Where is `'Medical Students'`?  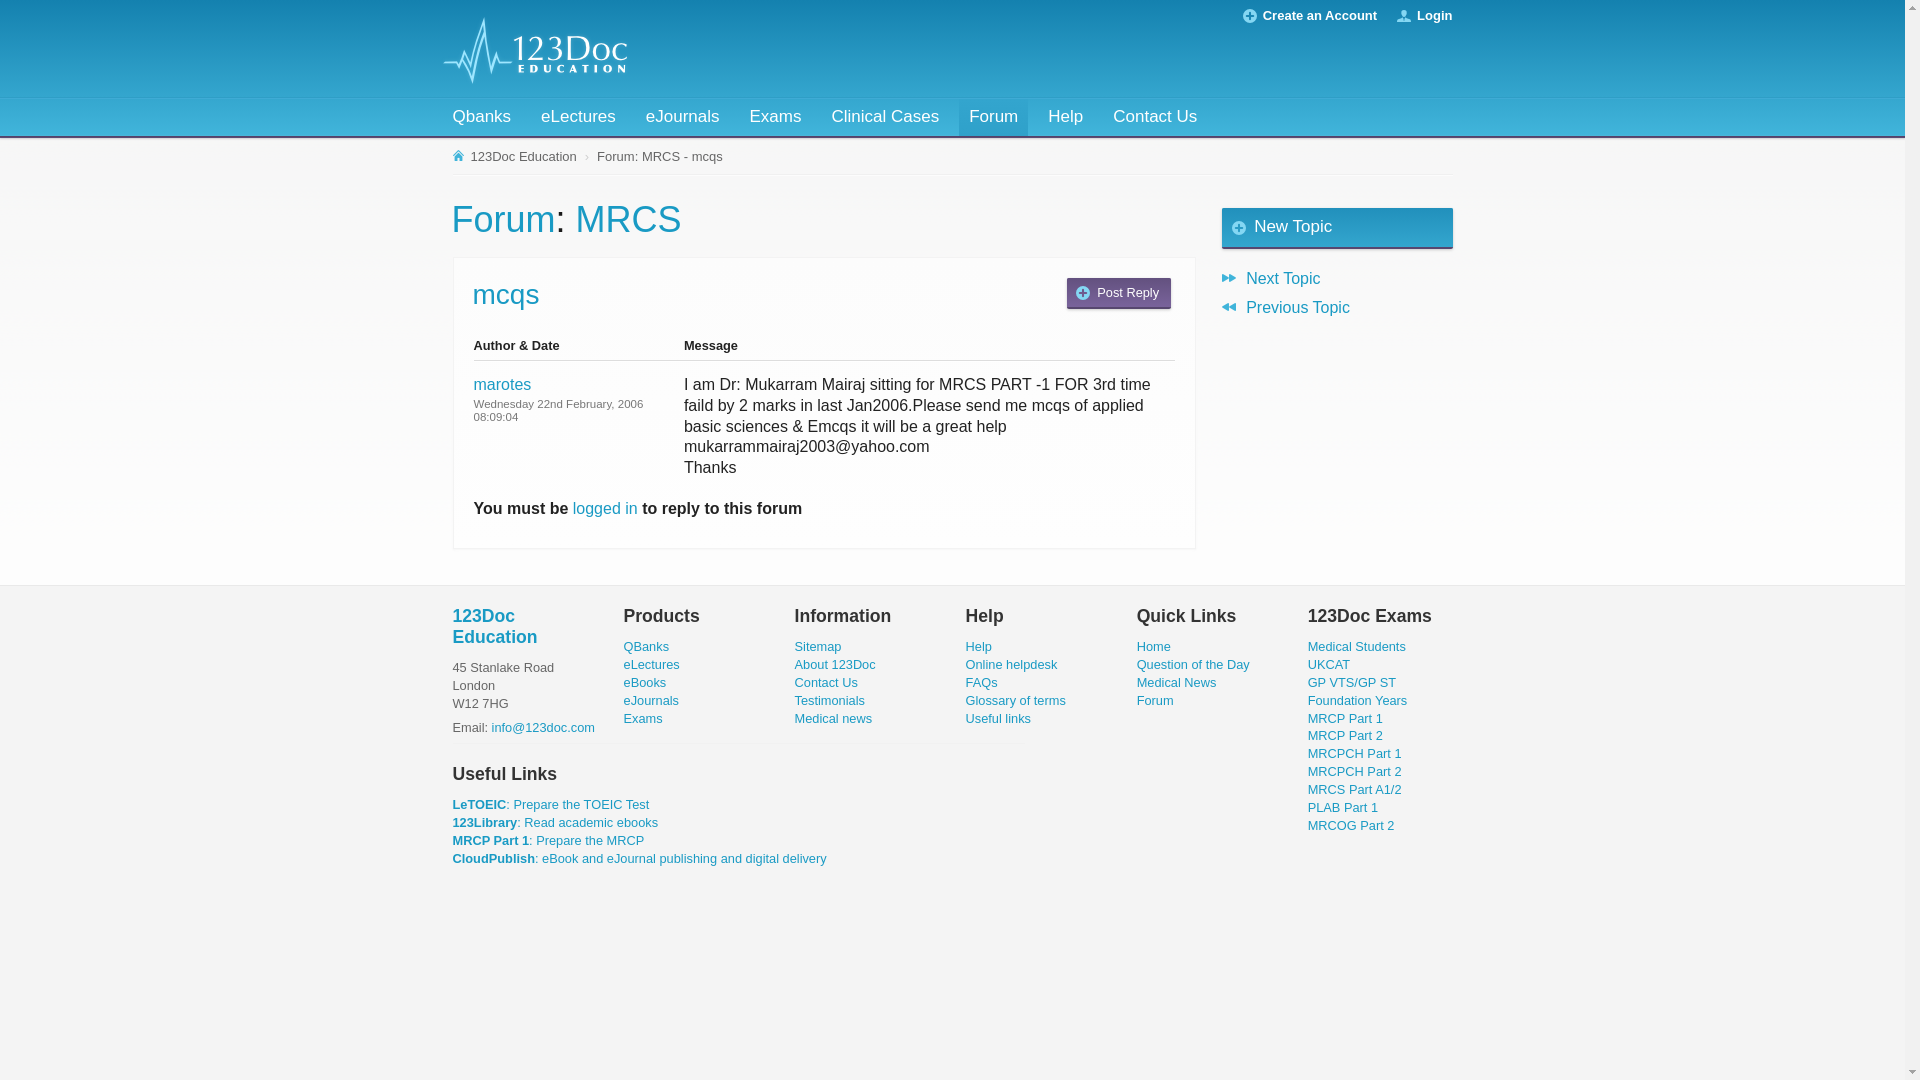
'Medical Students' is located at coordinates (1357, 646).